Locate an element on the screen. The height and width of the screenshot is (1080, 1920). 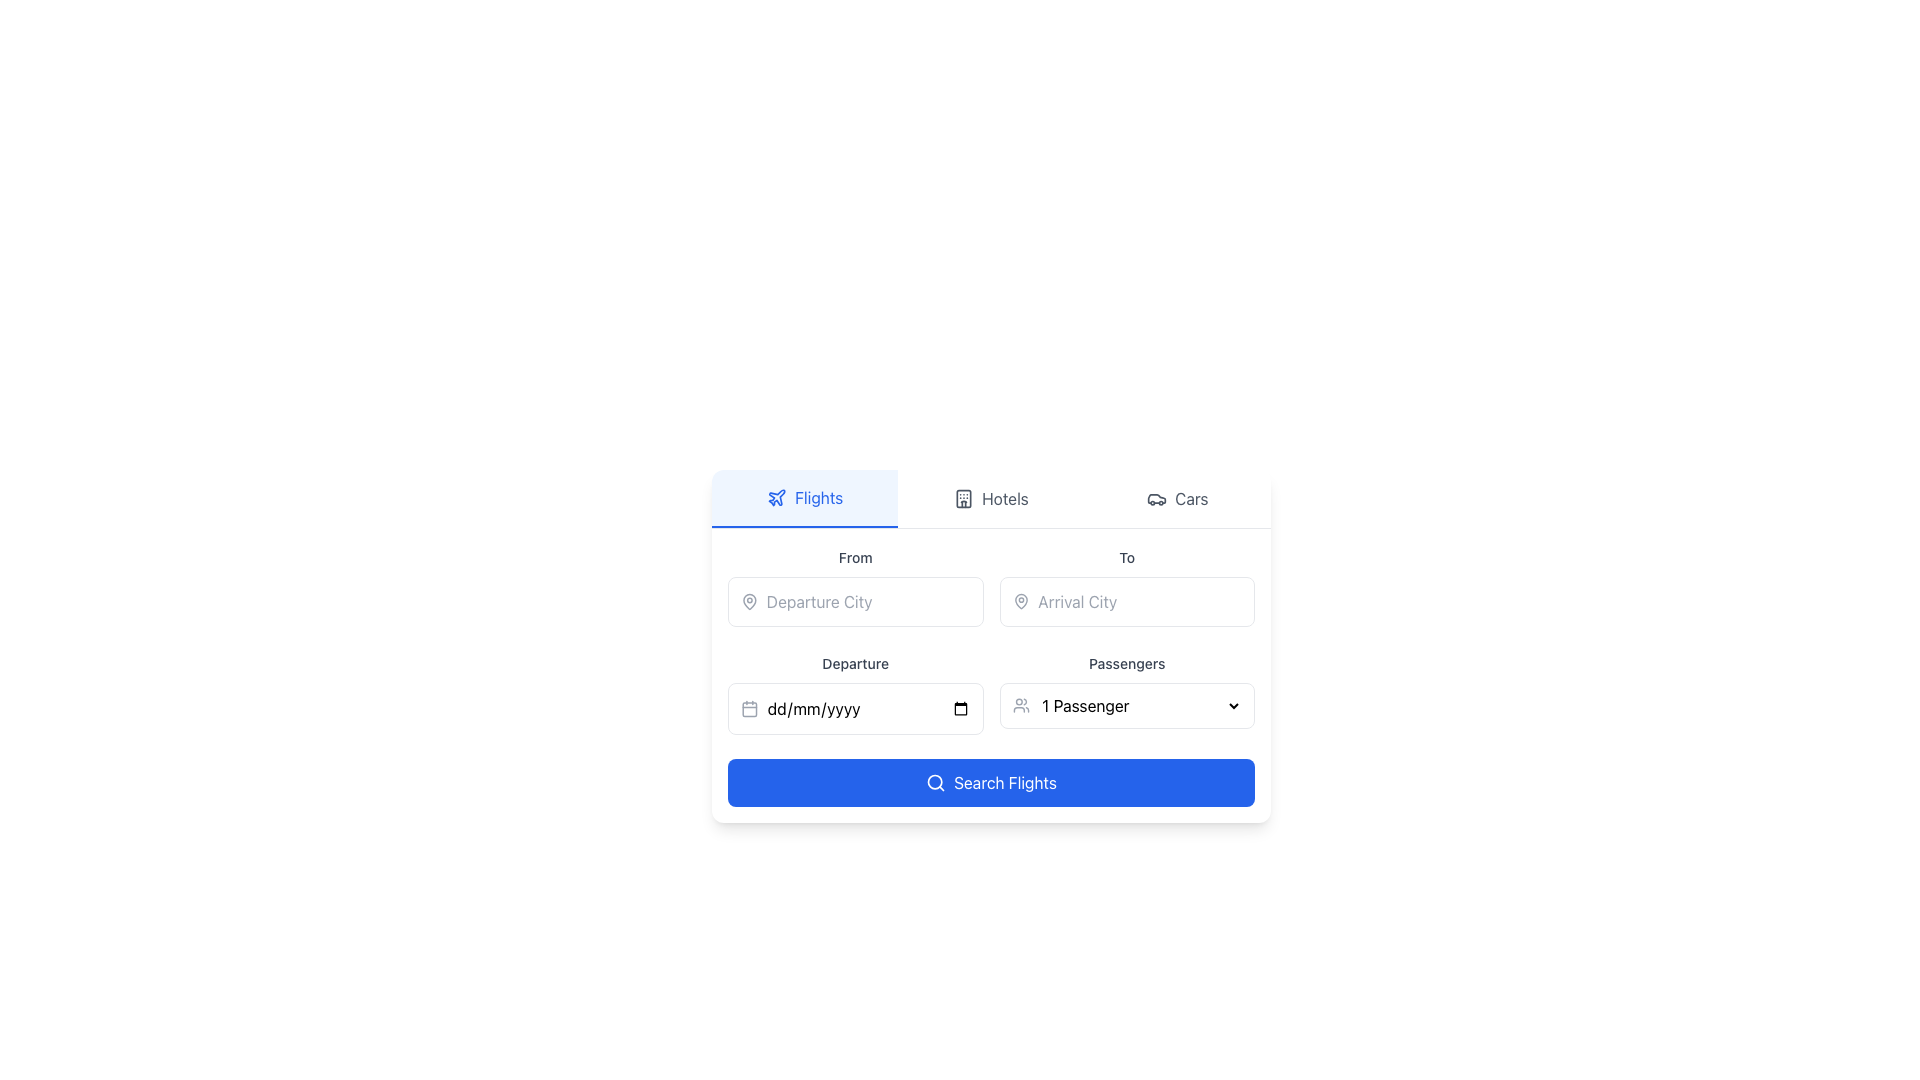
the search icon, which is a magnifying glass on a blue background, located to the left of the 'Search Flights' text within the button is located at coordinates (935, 782).